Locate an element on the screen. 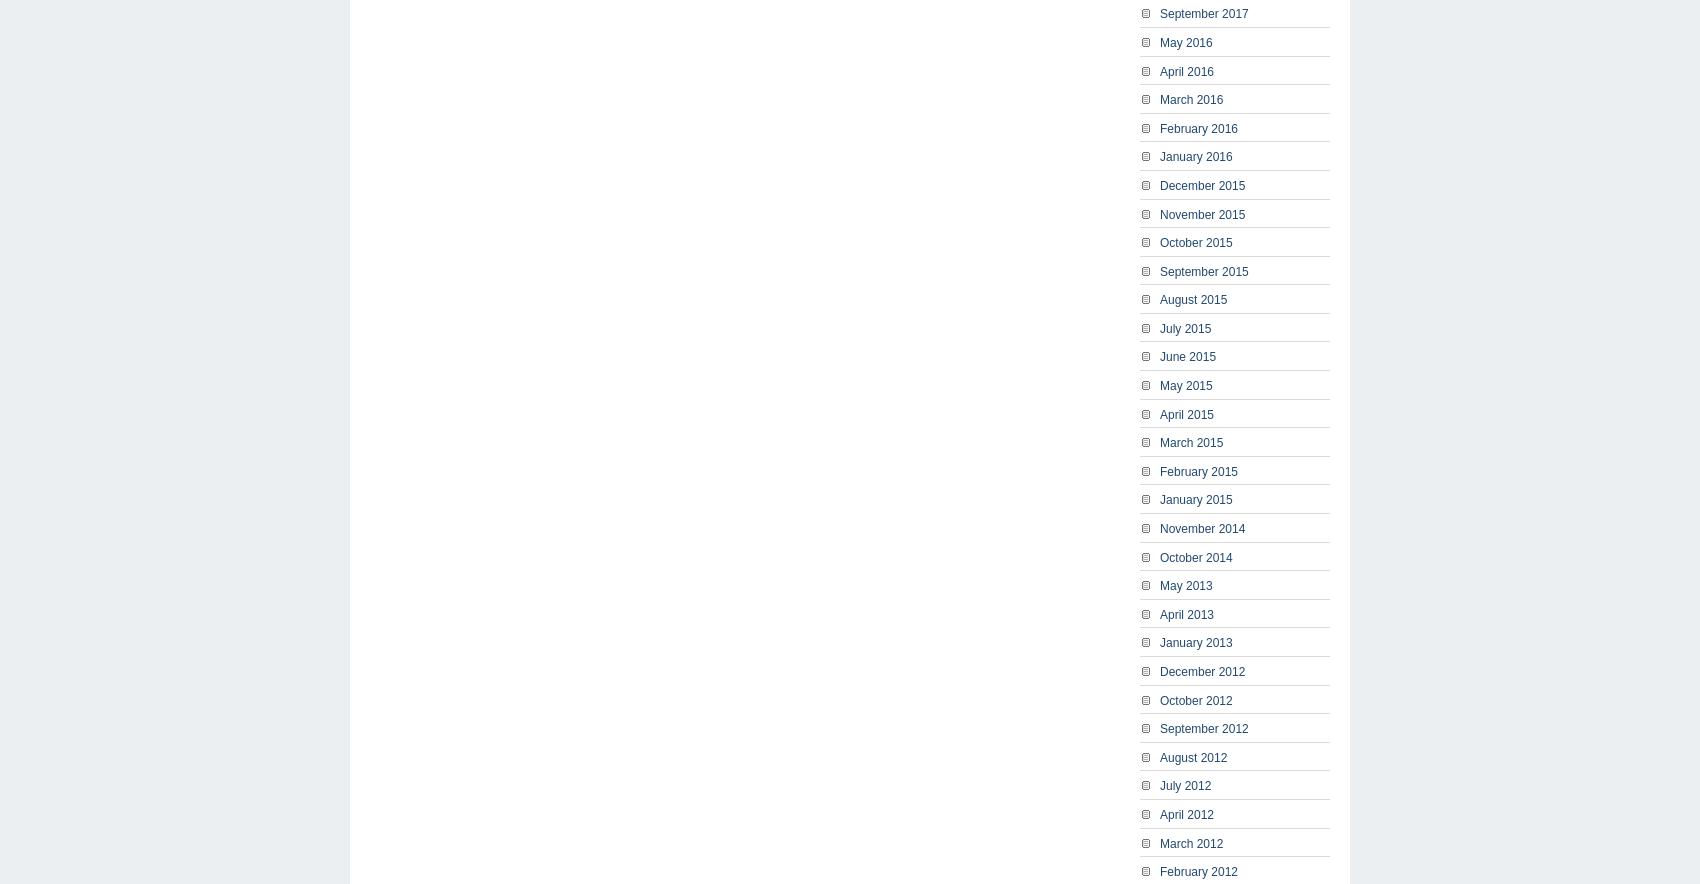 This screenshot has height=884, width=1700. 'February 2015' is located at coordinates (1198, 470).